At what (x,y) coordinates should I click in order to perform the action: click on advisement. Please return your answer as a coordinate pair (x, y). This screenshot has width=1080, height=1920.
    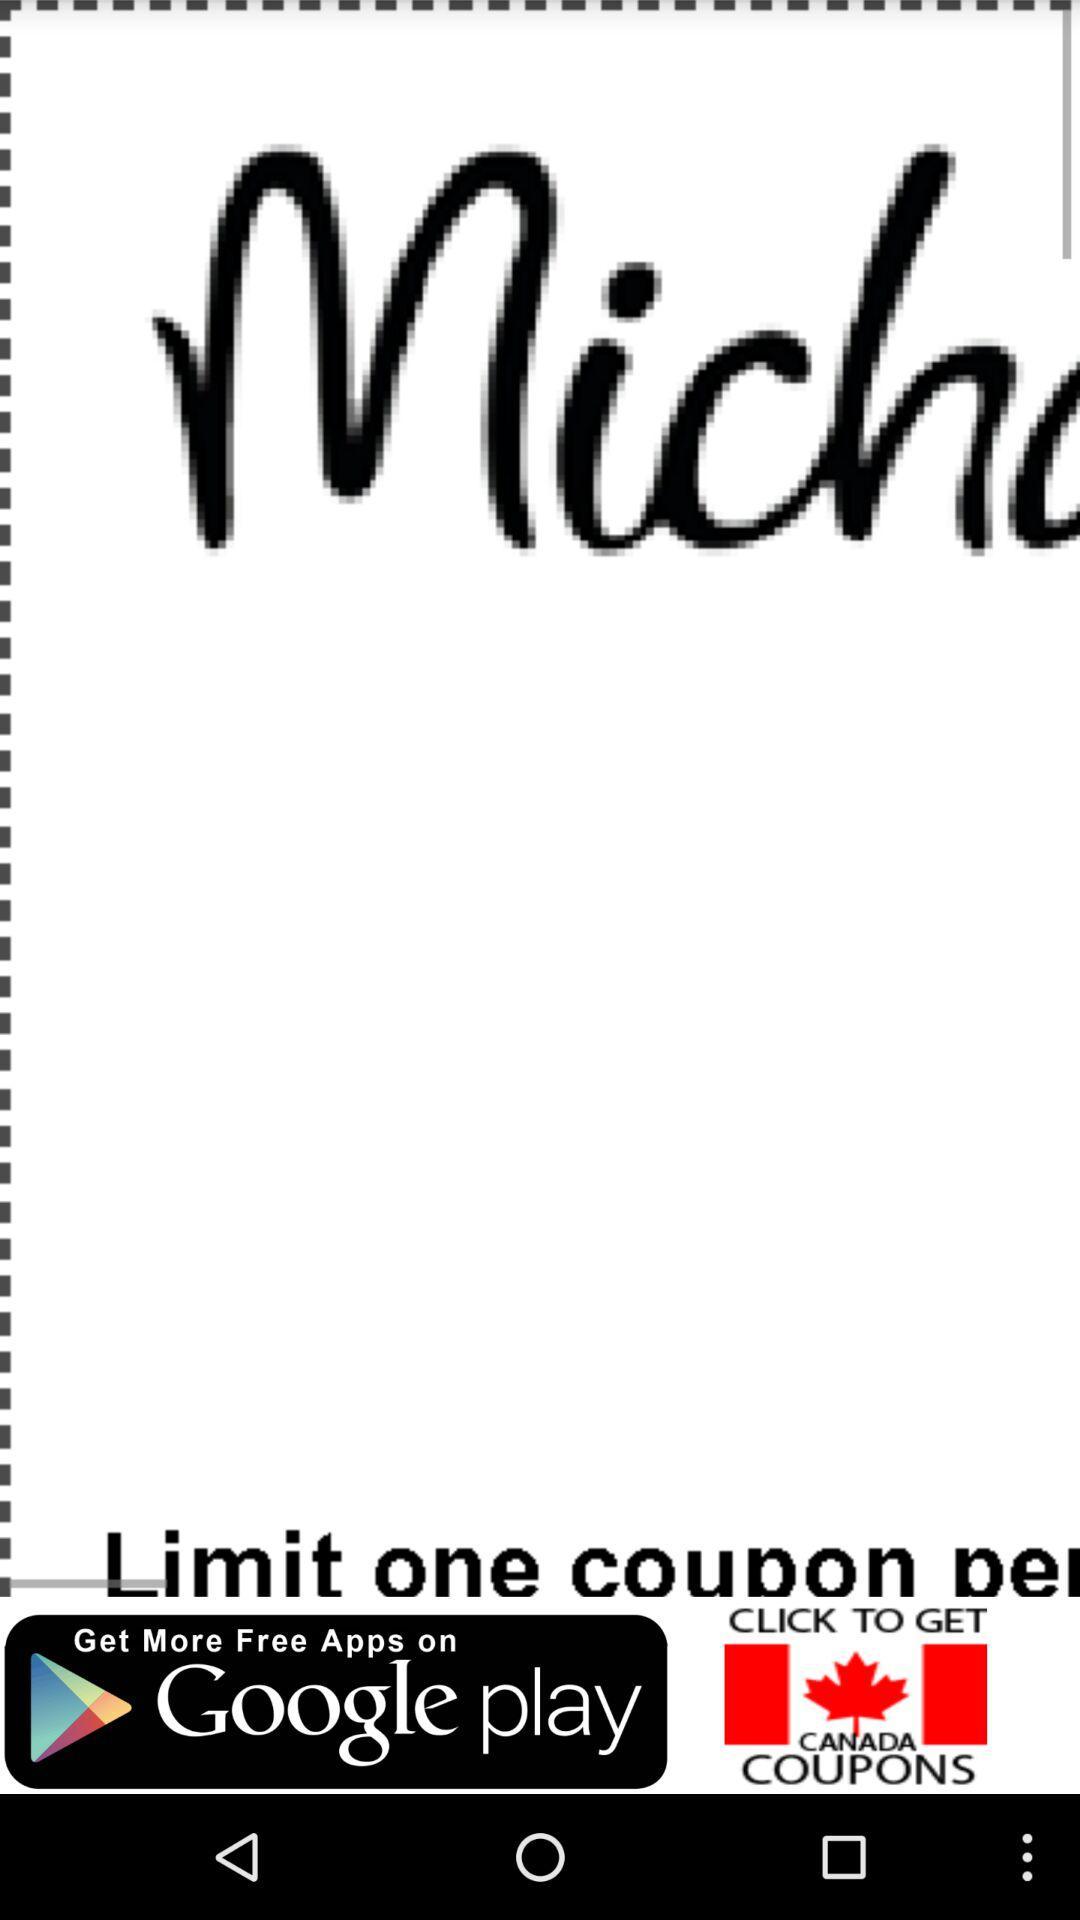
    Looking at the image, I should click on (334, 1701).